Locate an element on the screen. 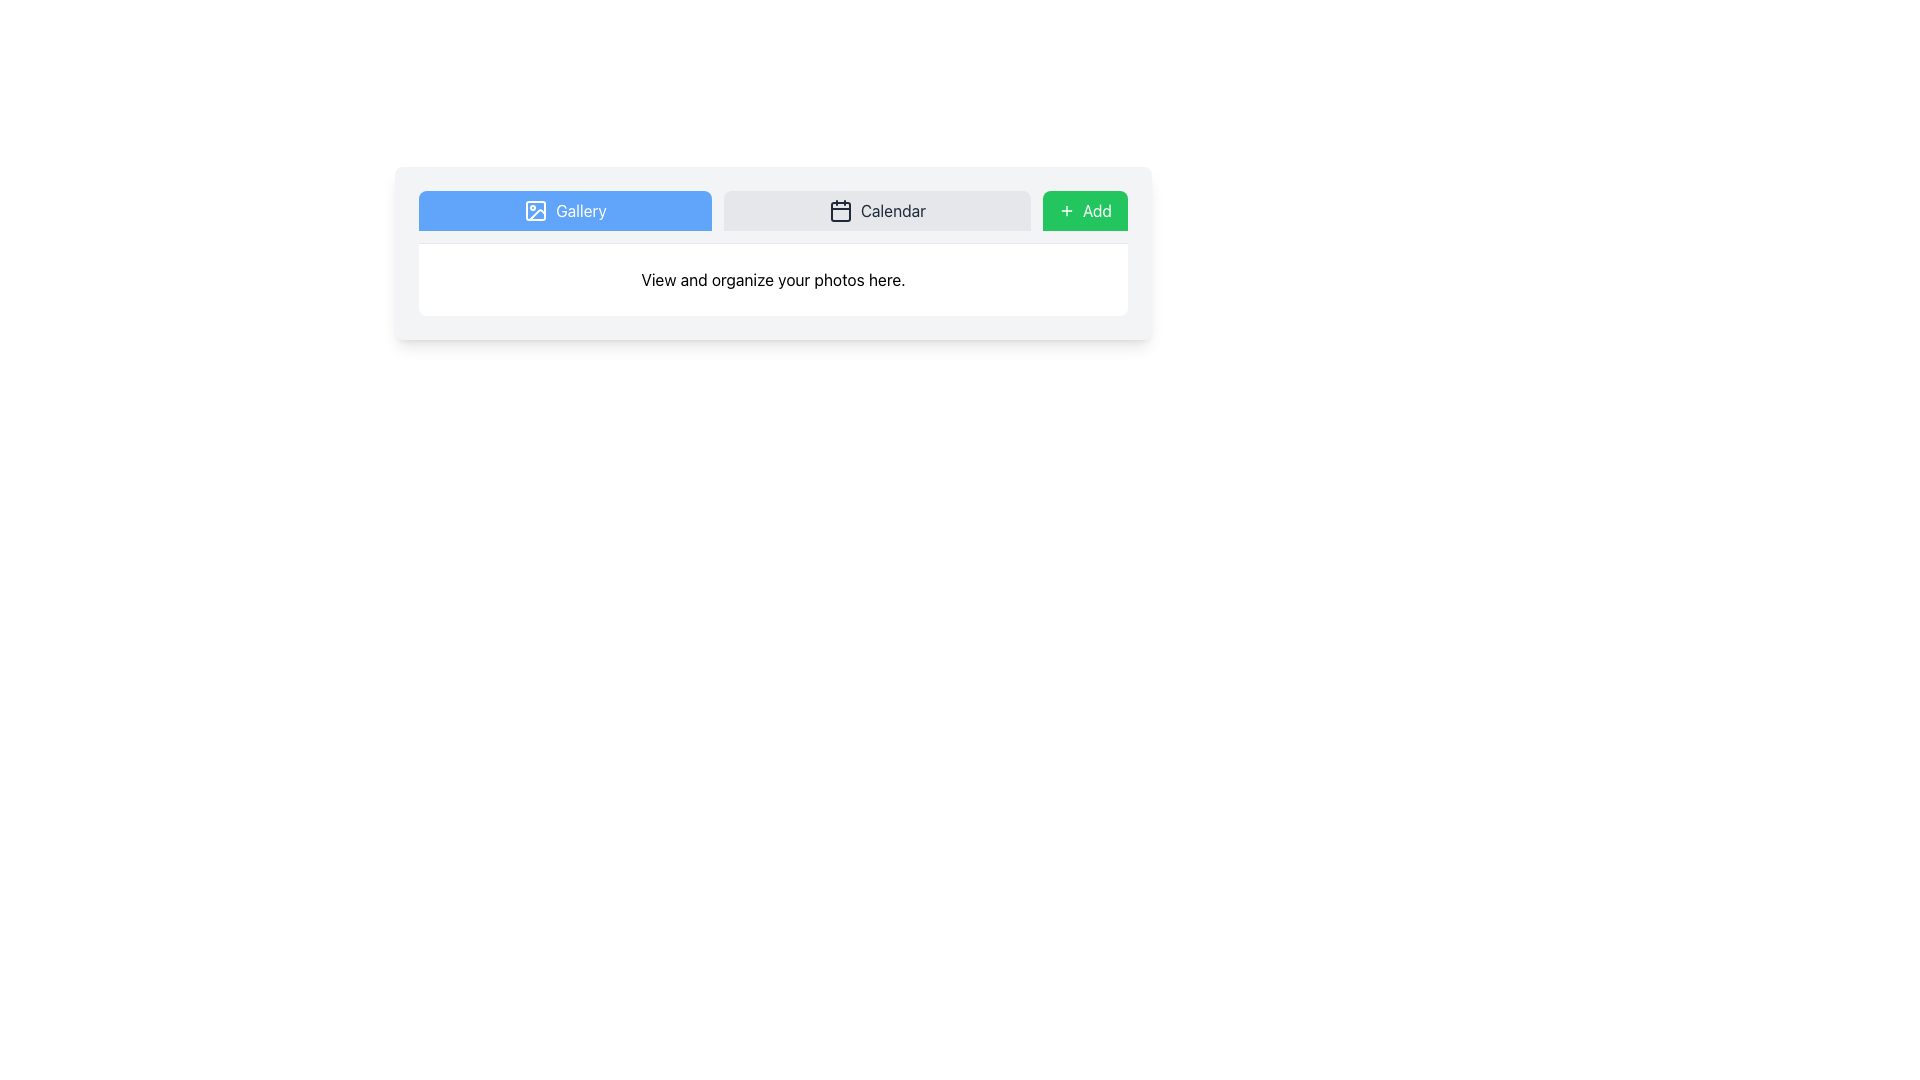  the calendar button located in the navigation bar is located at coordinates (877, 211).